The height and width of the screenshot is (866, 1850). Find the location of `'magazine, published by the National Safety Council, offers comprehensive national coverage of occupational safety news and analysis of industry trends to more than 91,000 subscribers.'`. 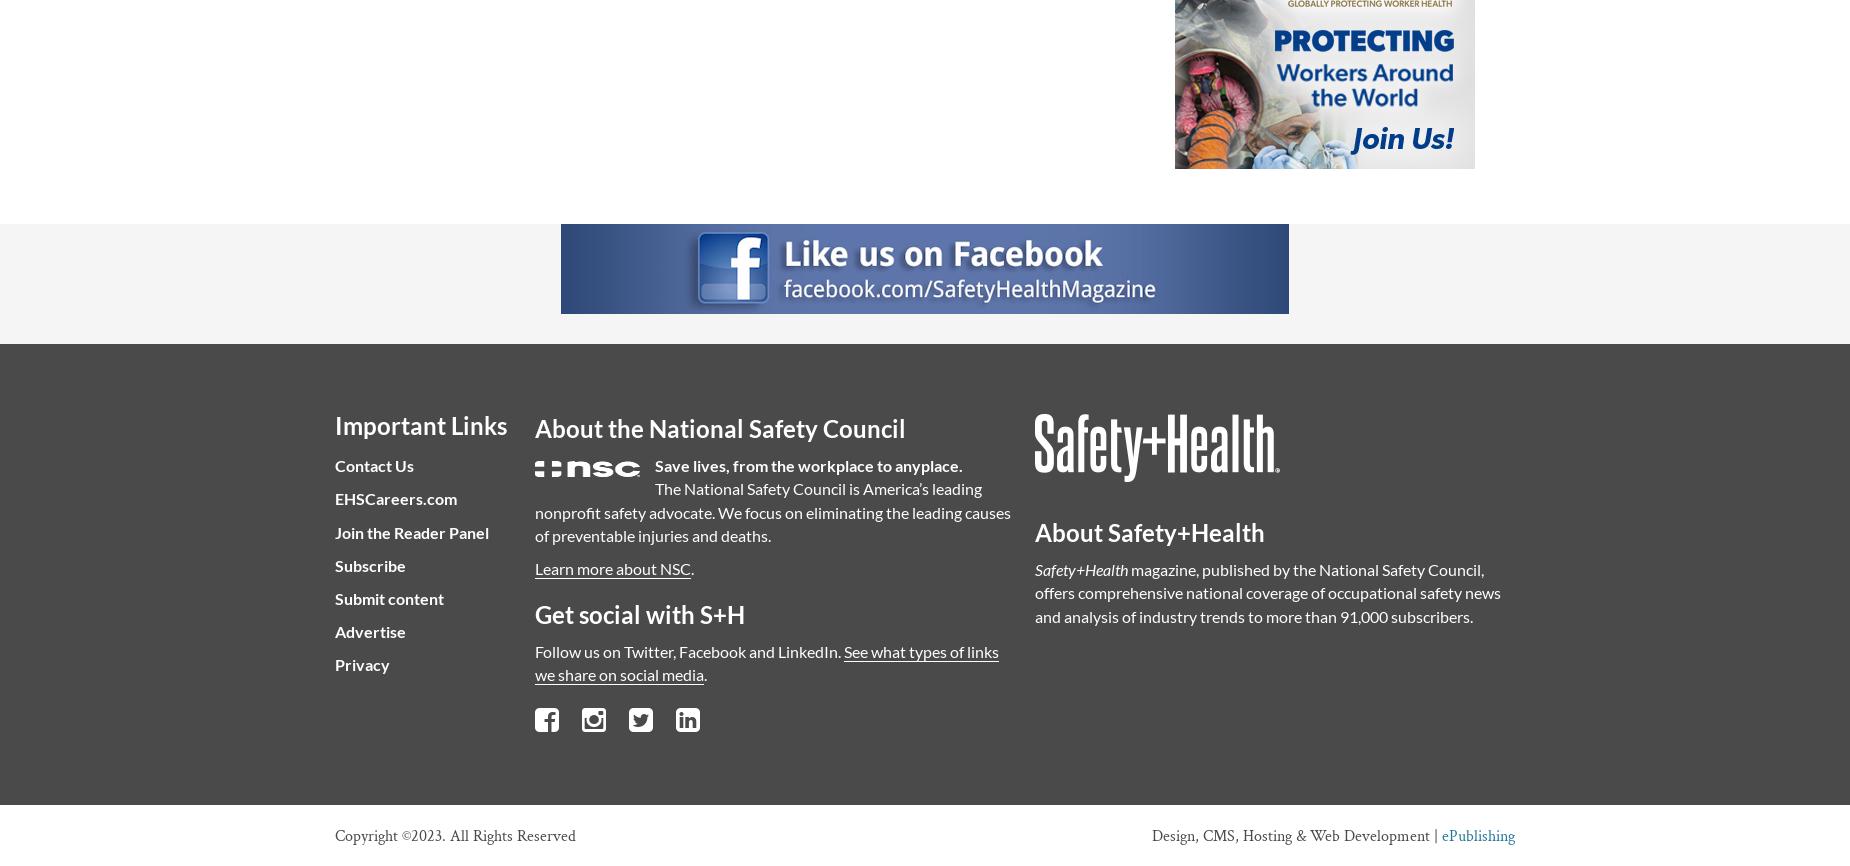

'magazine, published by the National Safety Council, offers comprehensive national coverage of occupational safety news and analysis of industry trends to more than 91,000 subscribers.' is located at coordinates (1266, 592).